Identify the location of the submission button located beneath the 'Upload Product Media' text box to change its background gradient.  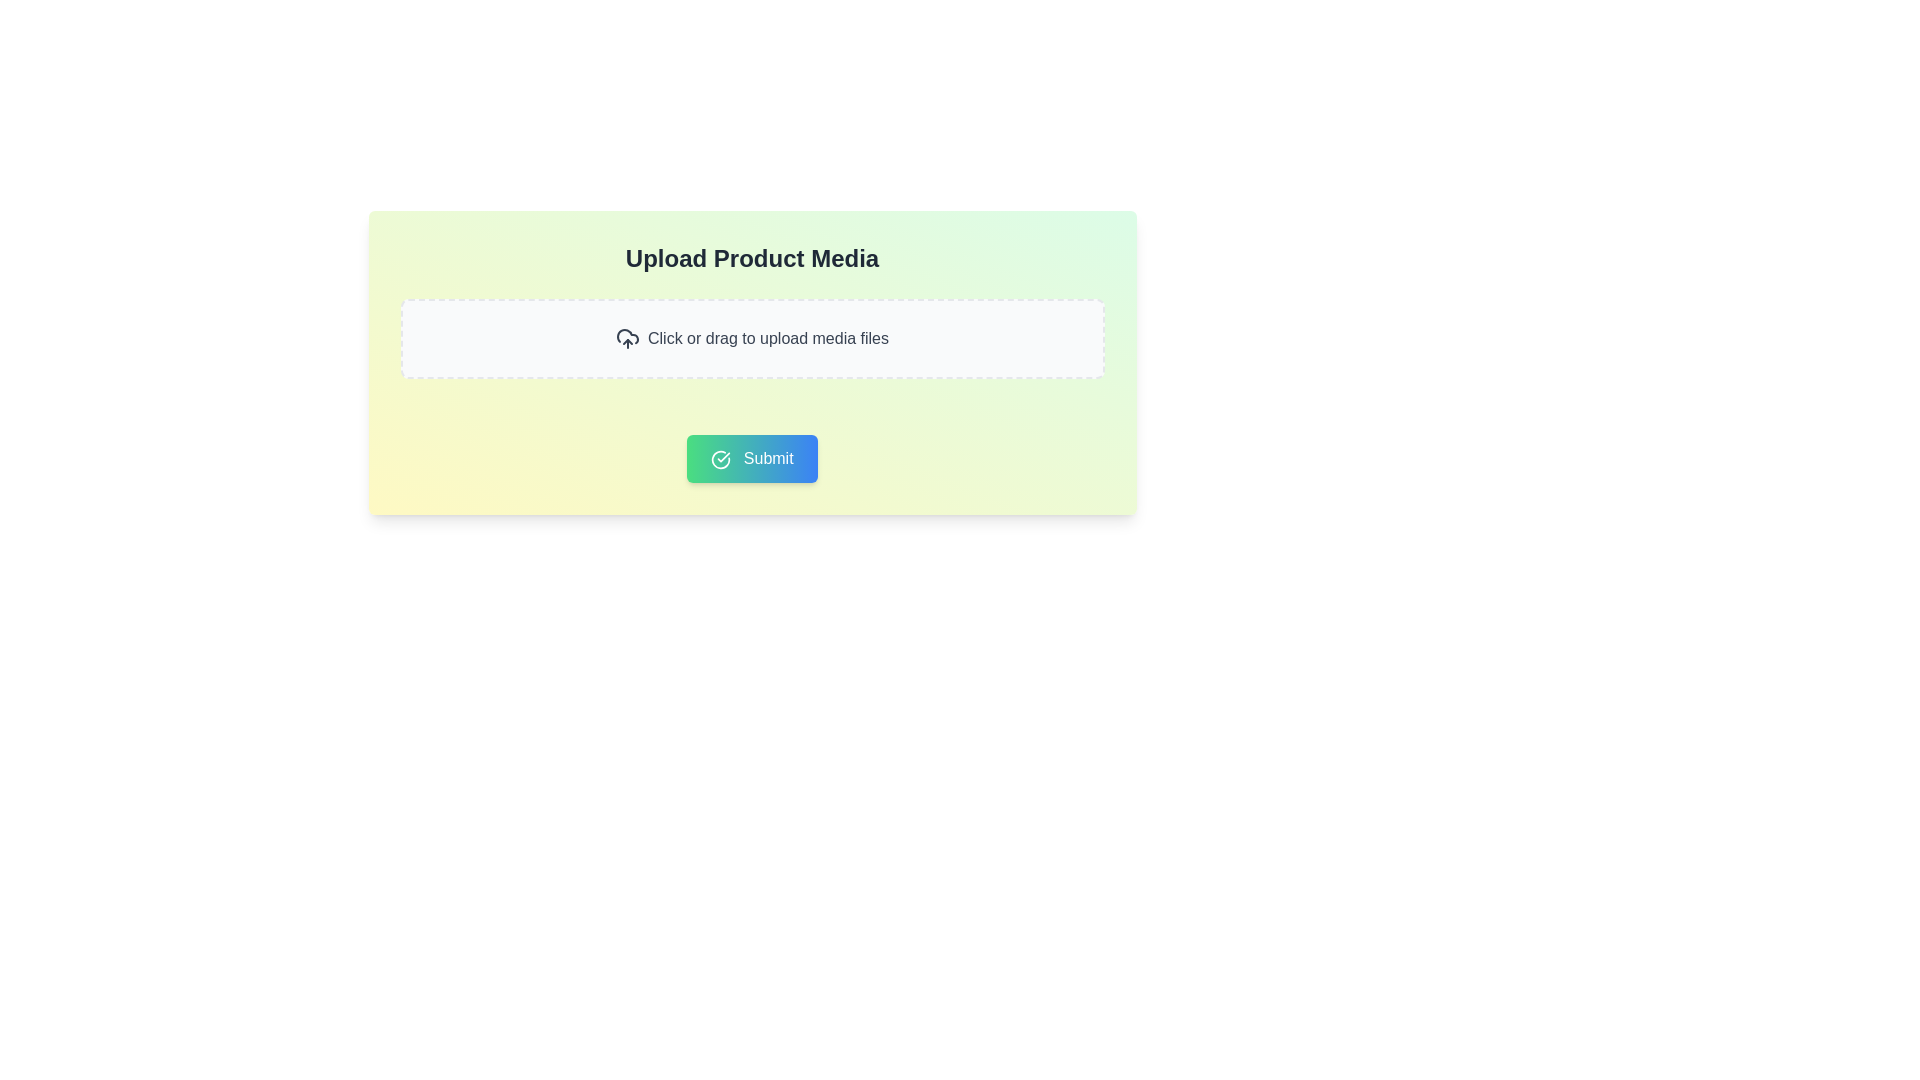
(751, 459).